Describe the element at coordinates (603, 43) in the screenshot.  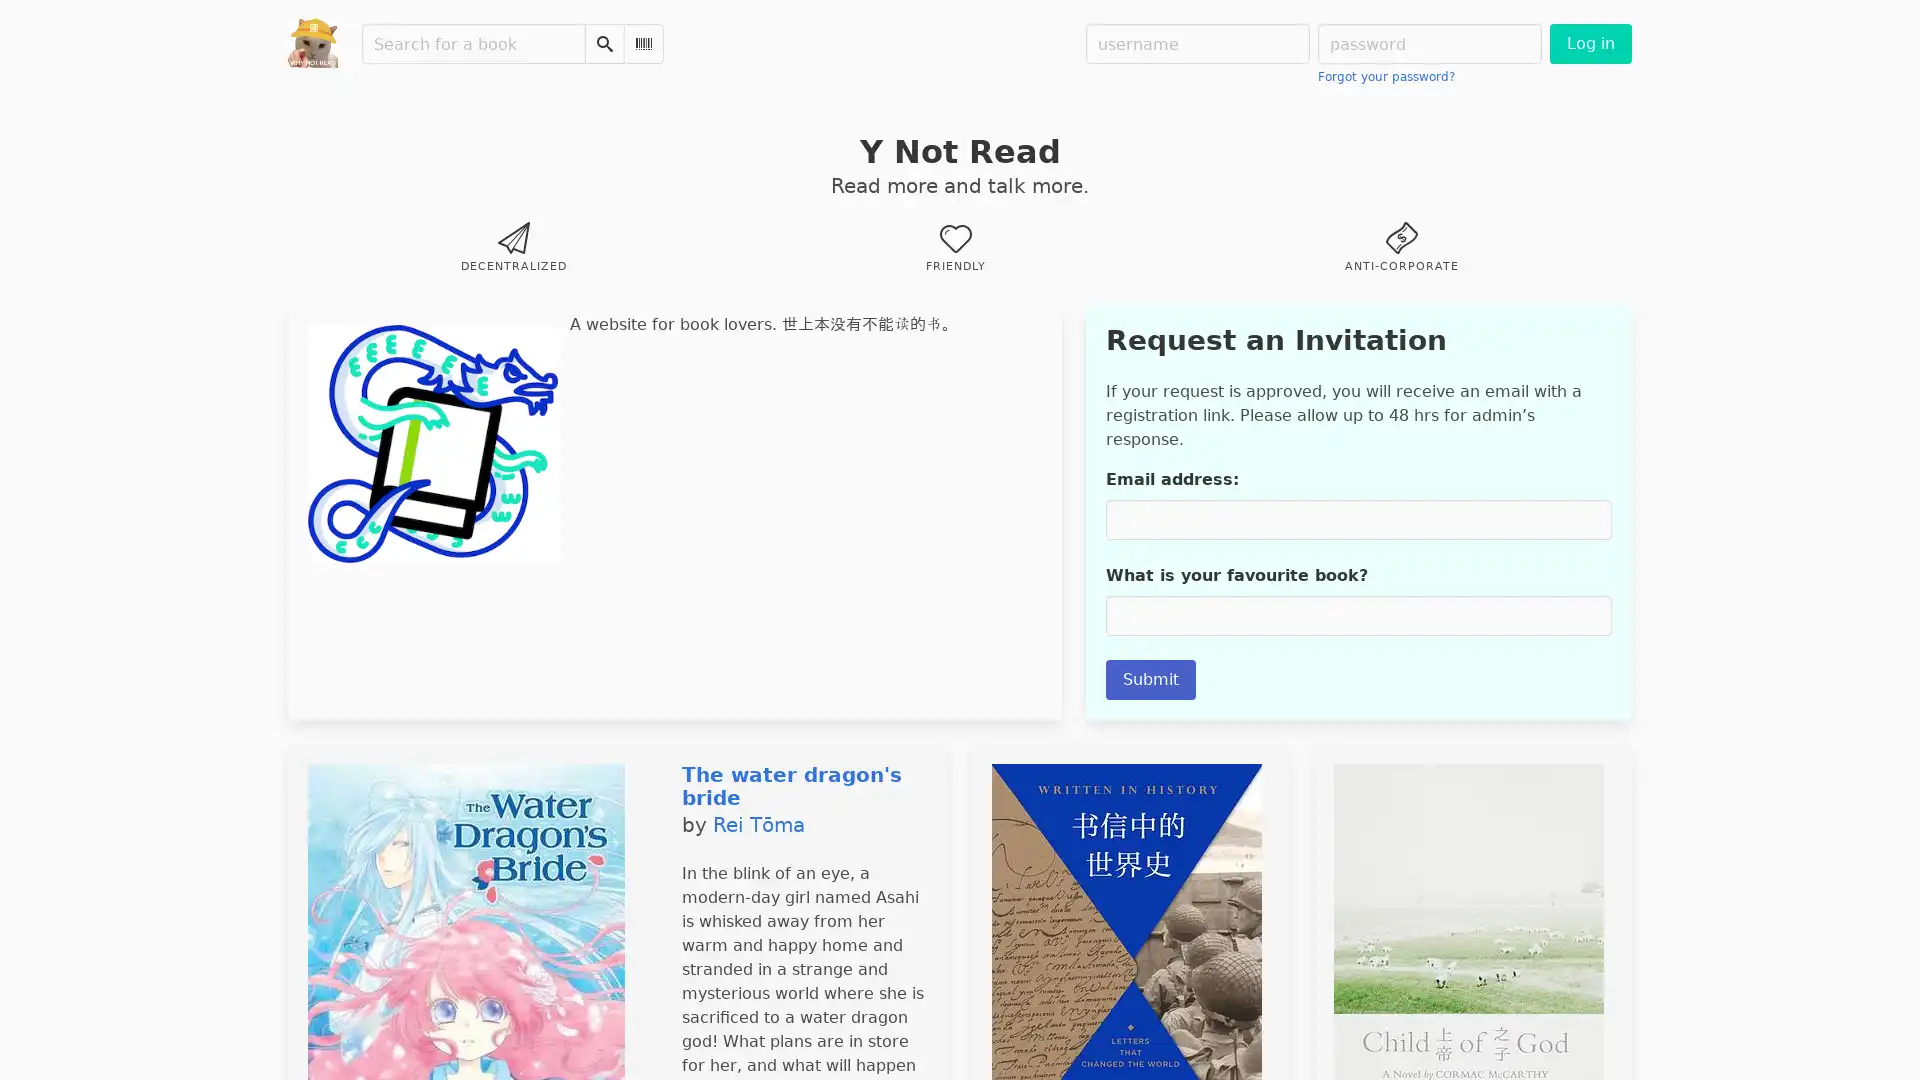
I see `Search` at that location.